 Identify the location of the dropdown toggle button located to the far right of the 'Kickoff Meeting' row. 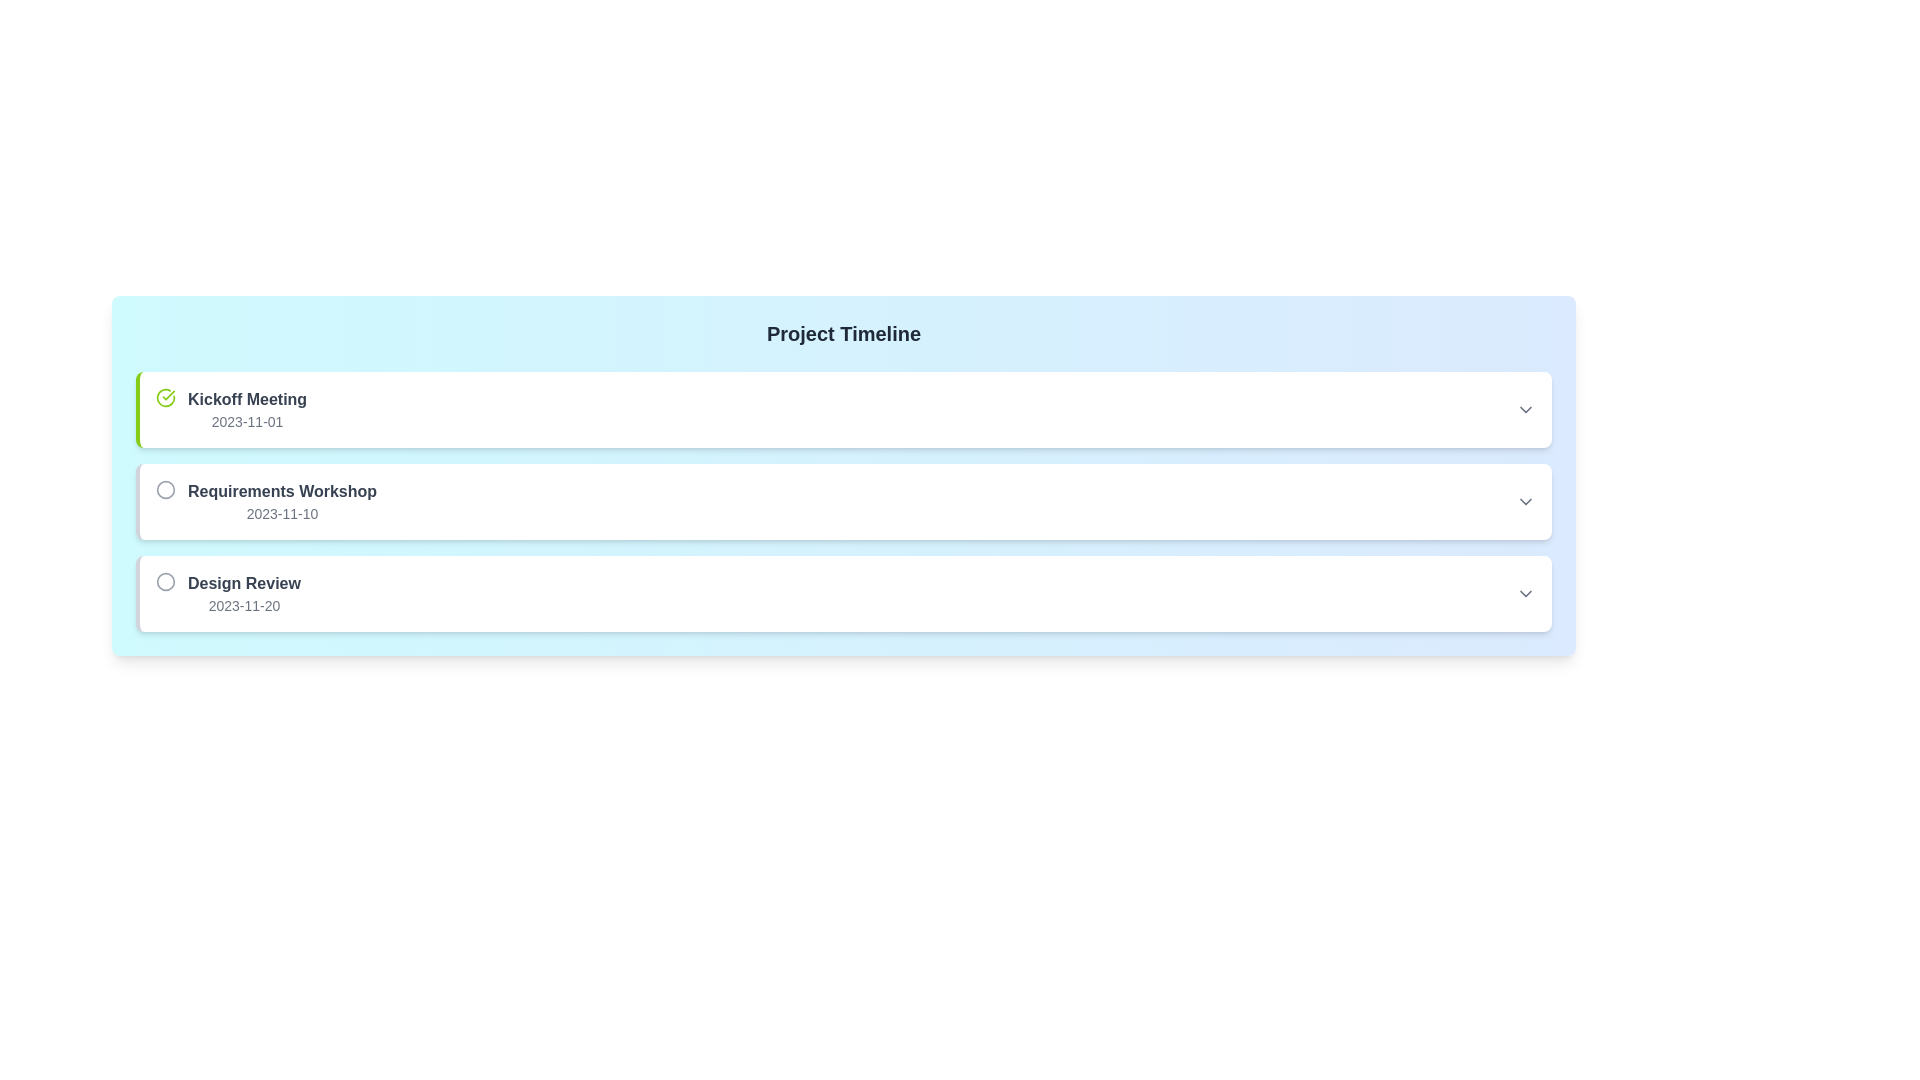
(1525, 408).